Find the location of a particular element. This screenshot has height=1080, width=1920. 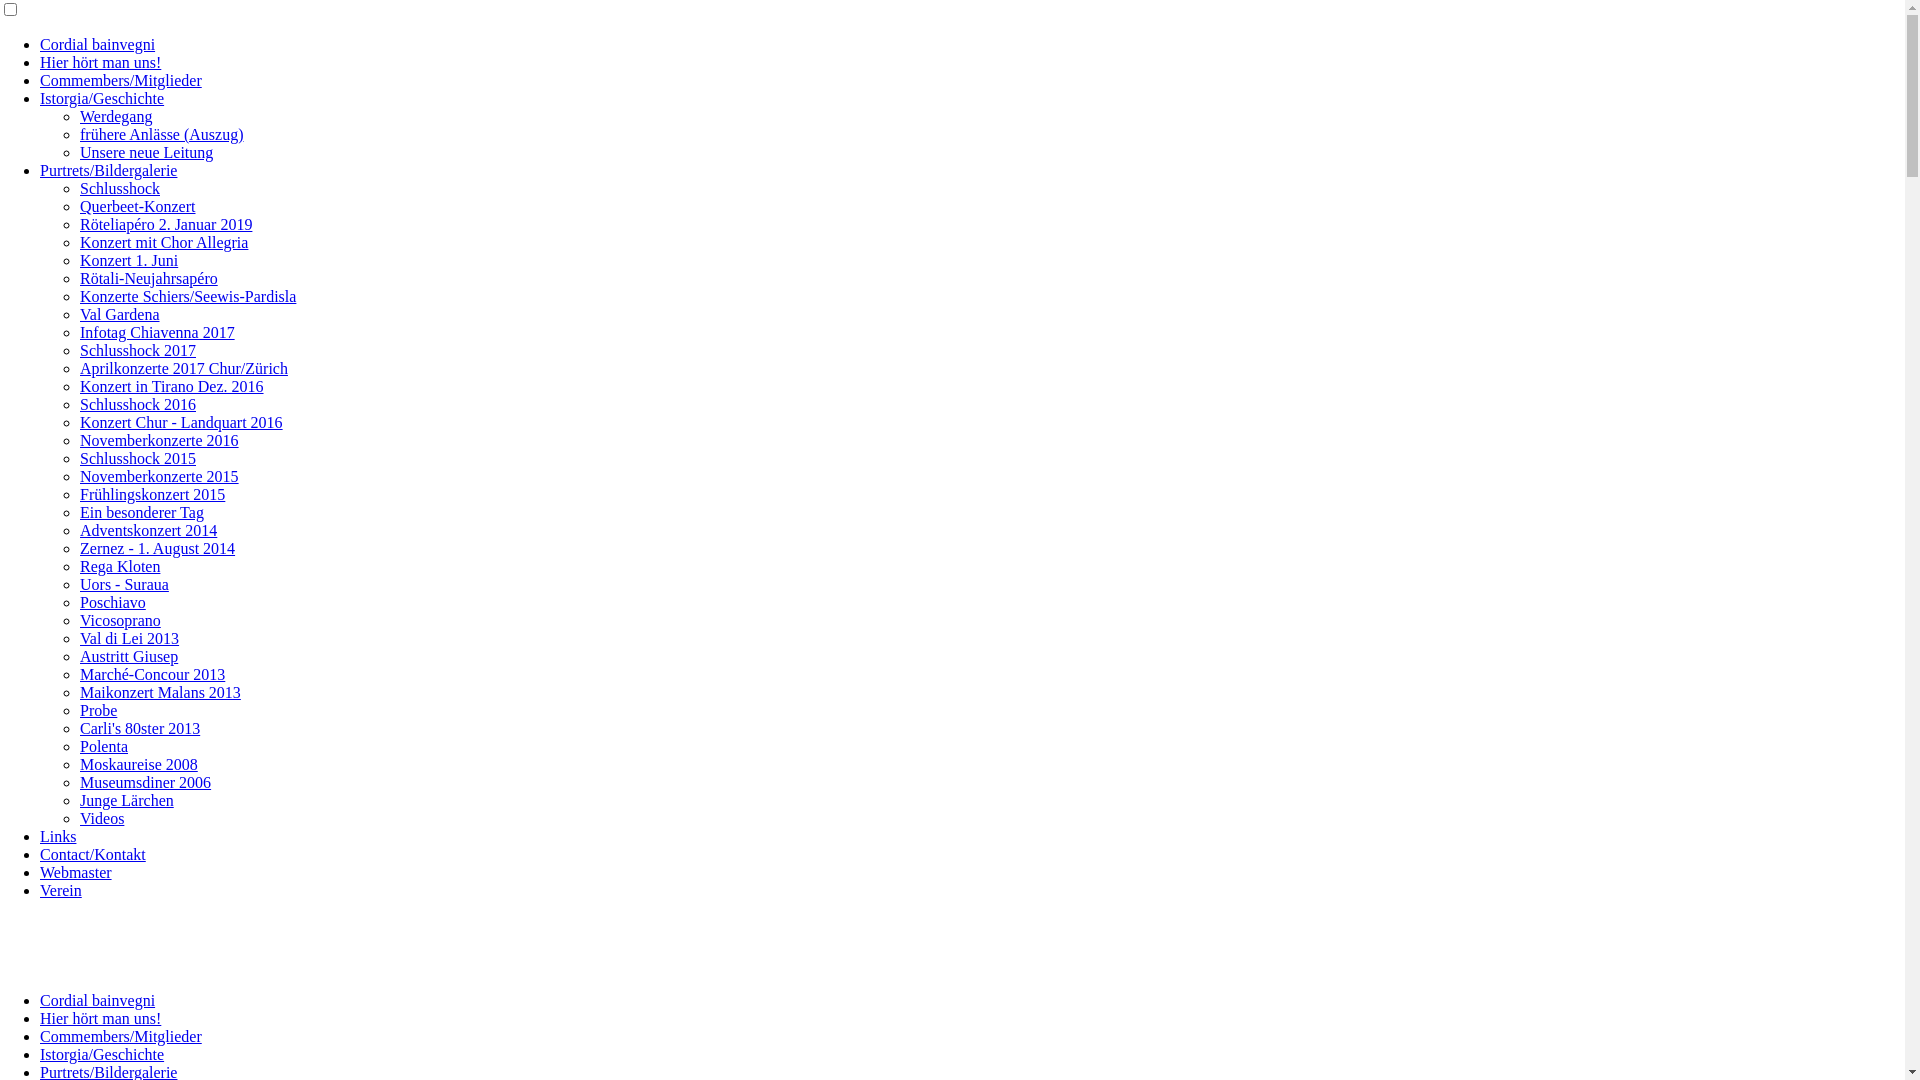

'Maikonzert Malans 2013' is located at coordinates (160, 691).